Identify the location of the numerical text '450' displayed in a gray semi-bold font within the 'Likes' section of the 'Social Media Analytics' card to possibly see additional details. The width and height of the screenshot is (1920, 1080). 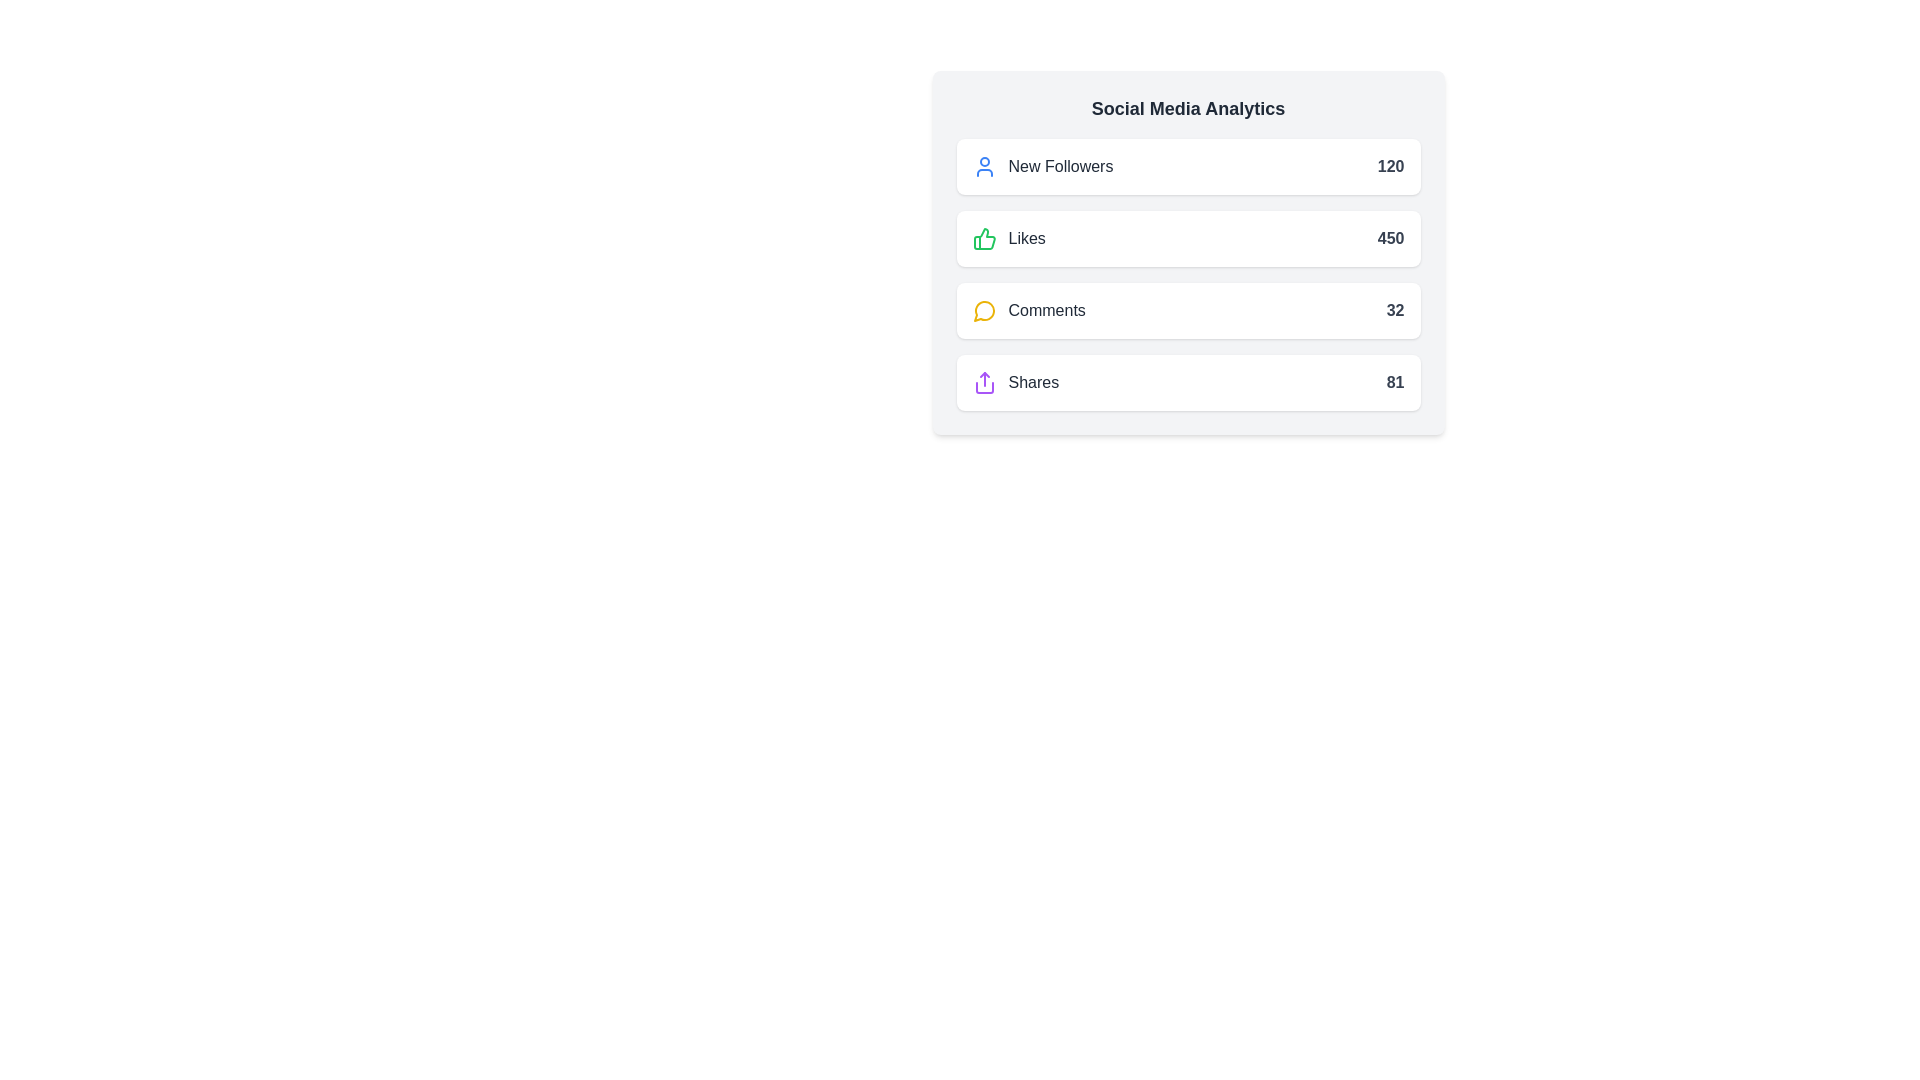
(1390, 238).